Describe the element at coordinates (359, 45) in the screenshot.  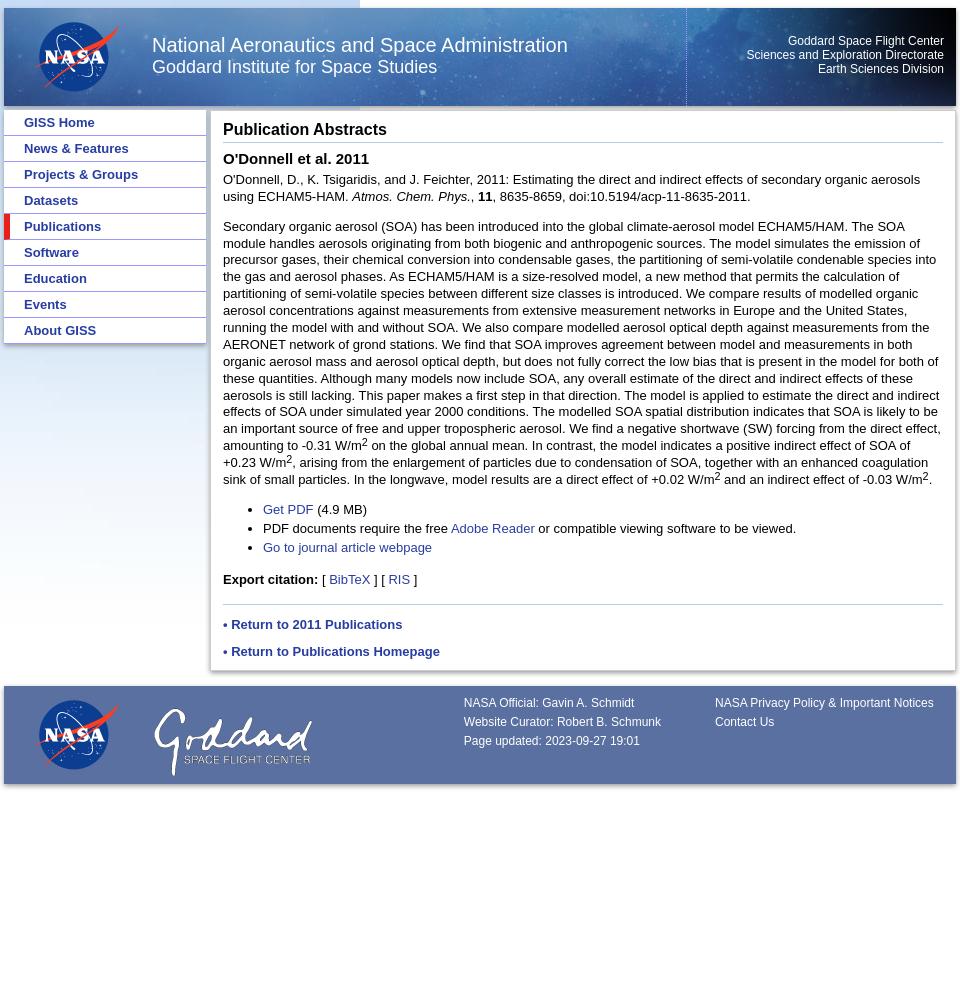
I see `'National Aeronautics and Space Administration'` at that location.